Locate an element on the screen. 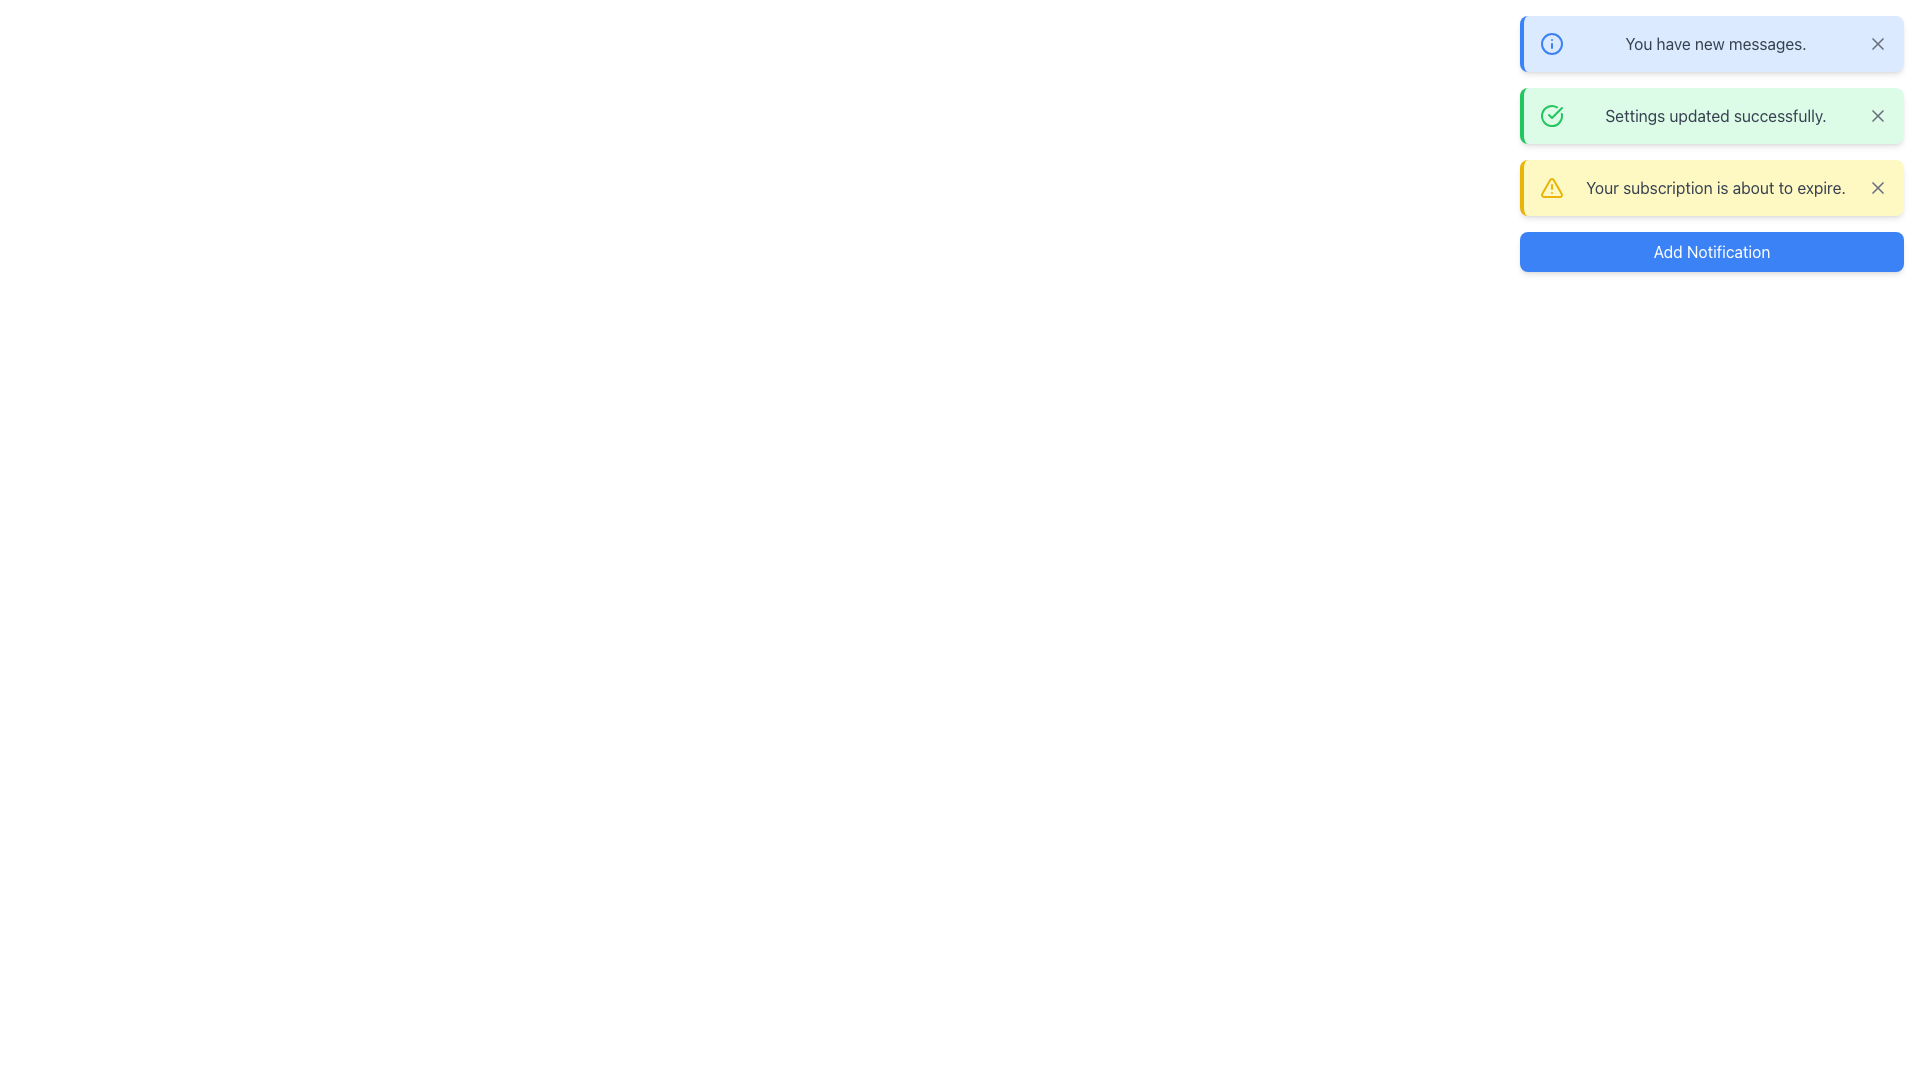 The height and width of the screenshot is (1080, 1920). the checkmark icon's line segment in the SVG notification area indicating 'Settings updated successfully' is located at coordinates (1554, 112).